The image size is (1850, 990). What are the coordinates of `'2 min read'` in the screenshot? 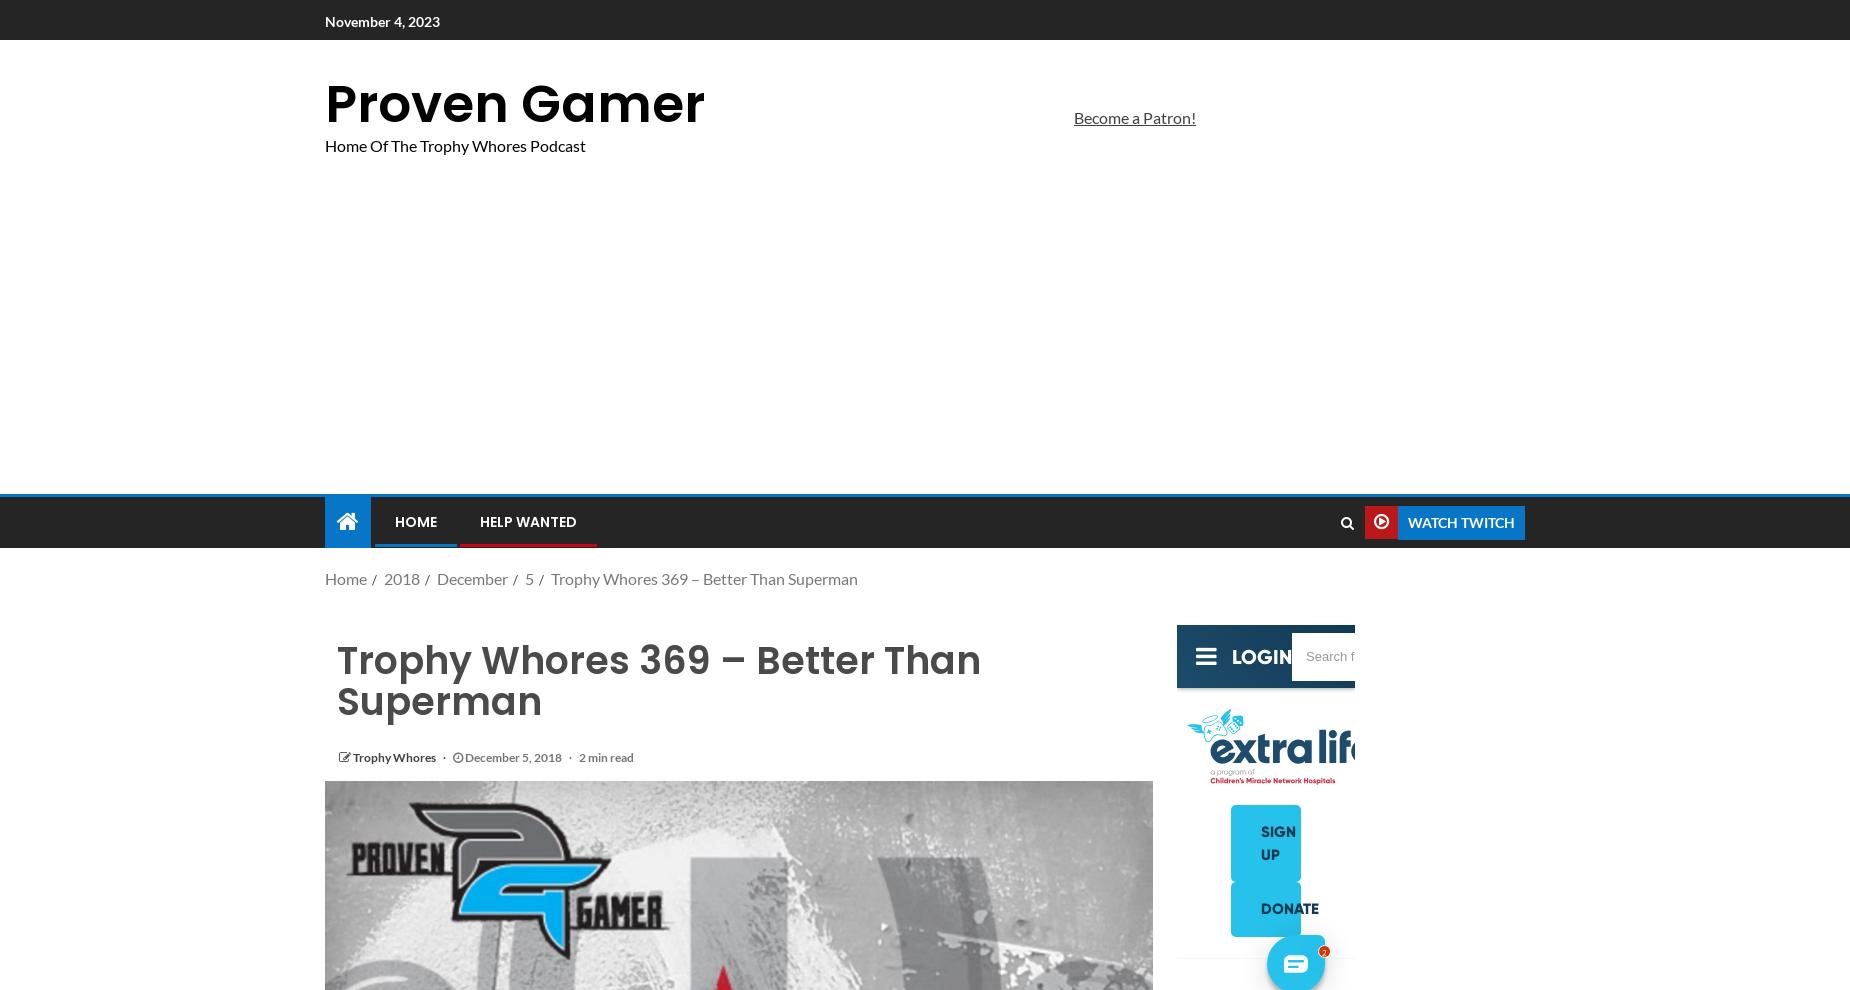 It's located at (606, 757).